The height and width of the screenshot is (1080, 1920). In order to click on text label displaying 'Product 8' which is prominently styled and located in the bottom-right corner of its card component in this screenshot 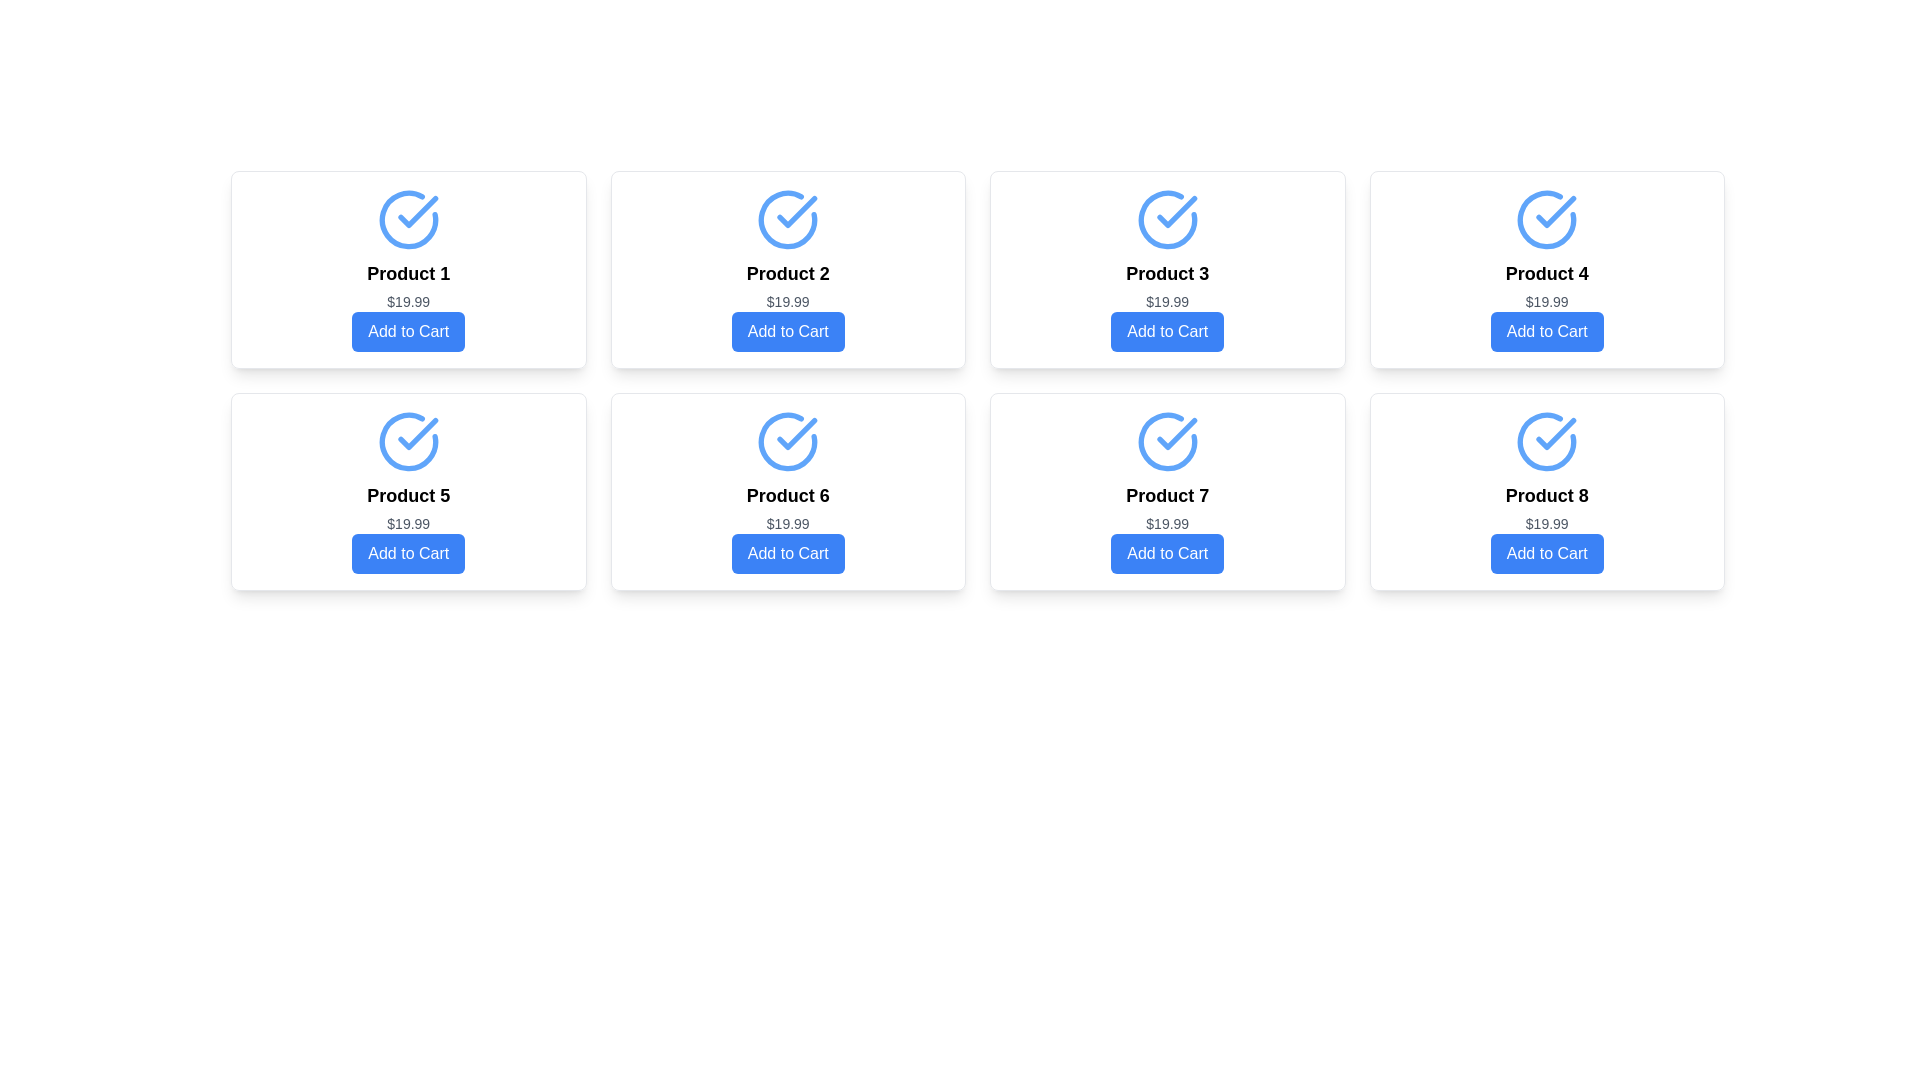, I will do `click(1546, 495)`.